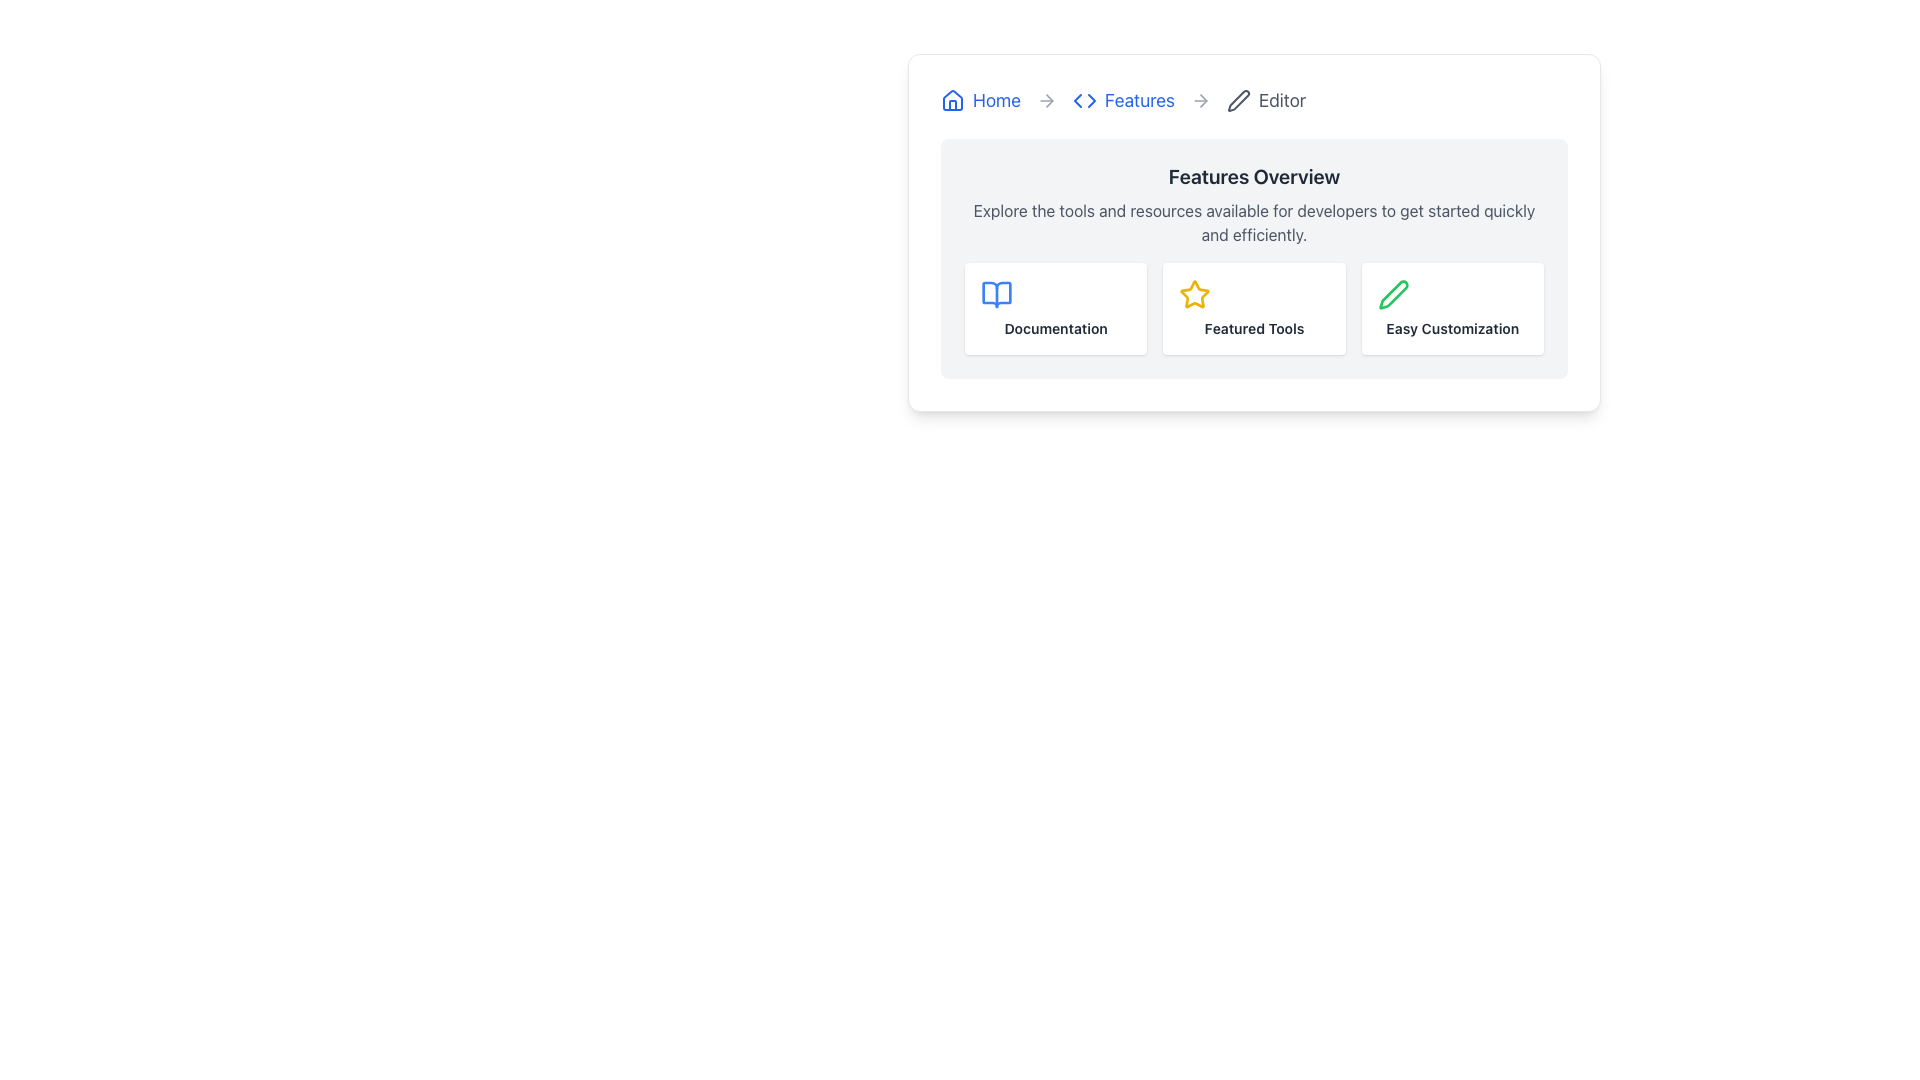 Image resolution: width=1920 pixels, height=1080 pixels. Describe the element at coordinates (1392, 294) in the screenshot. I see `the customization icon located below the 'Features Overview' heading, which is the last icon in a row of three, to the right of 'Featured Tools' and below 'Easy Customization'` at that location.